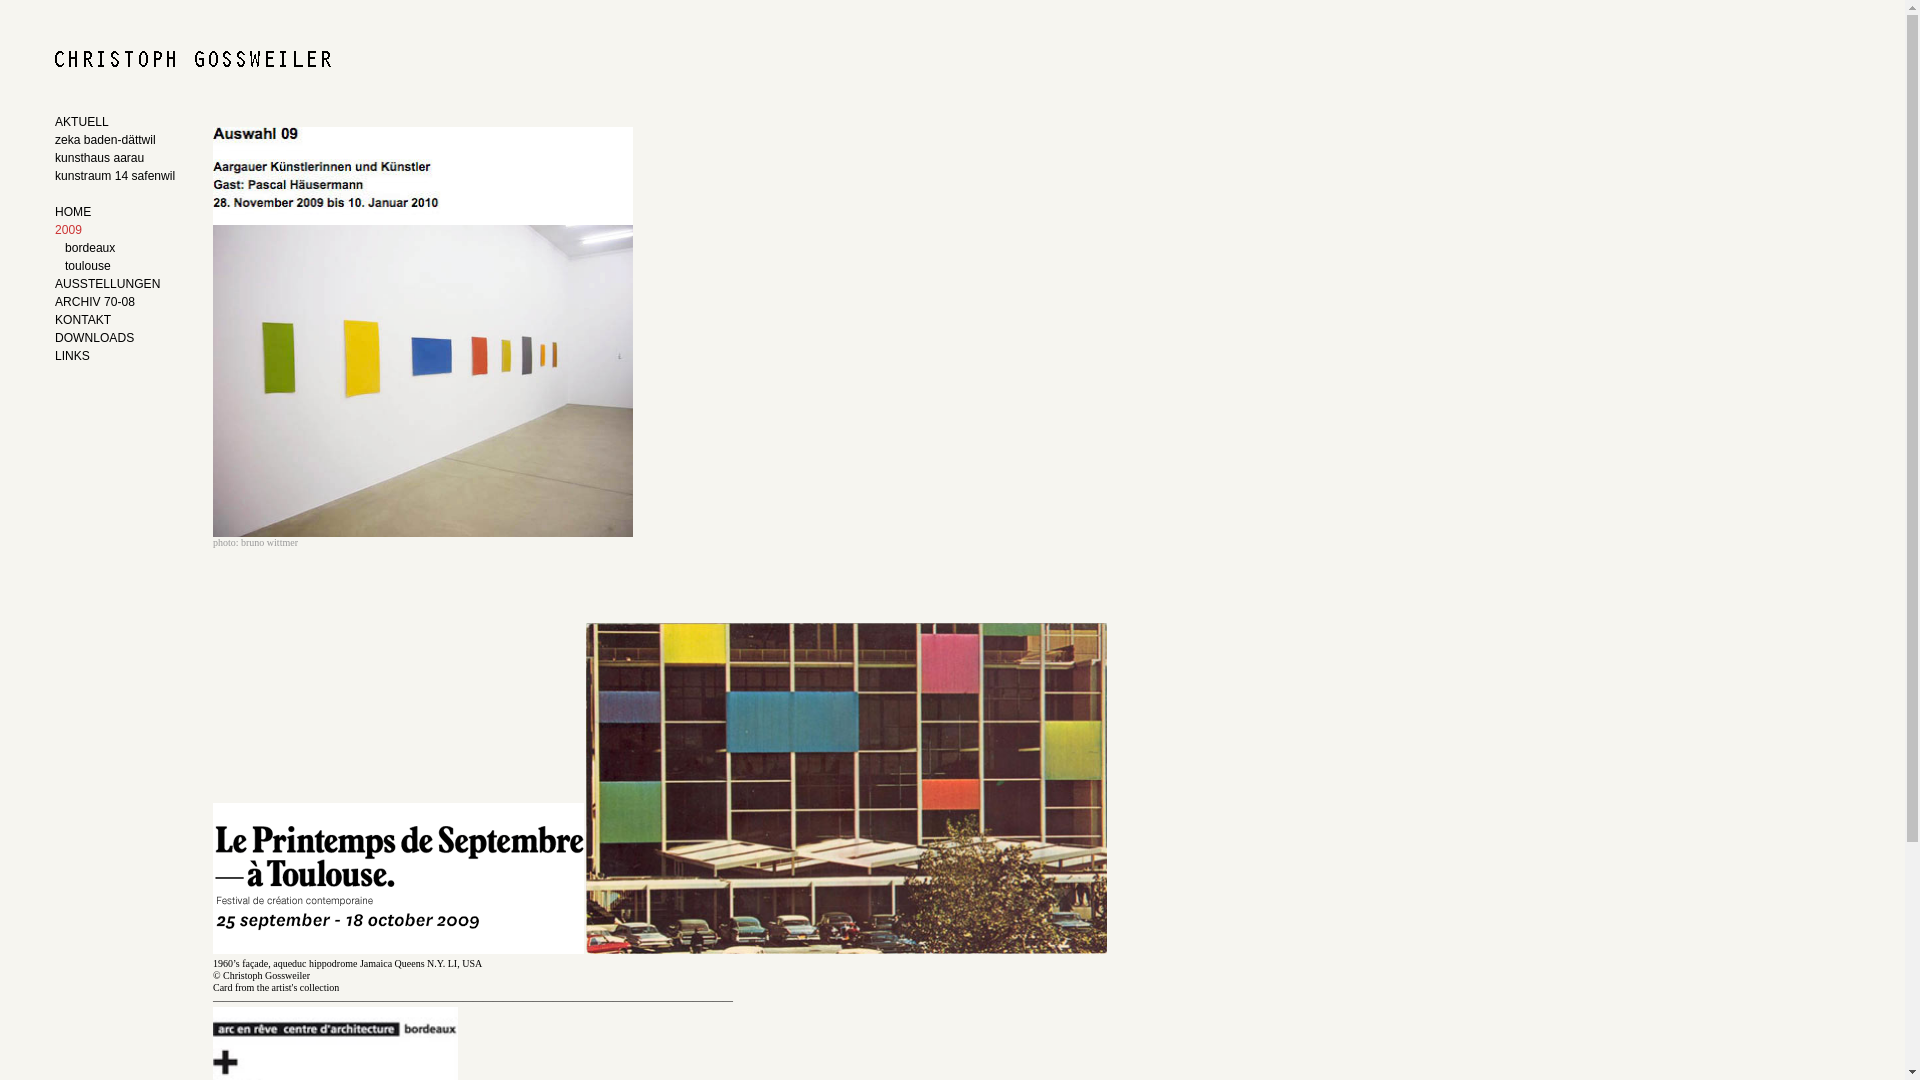  Describe the element at coordinates (116, 176) in the screenshot. I see `'kunstraum 14 safenwil'` at that location.